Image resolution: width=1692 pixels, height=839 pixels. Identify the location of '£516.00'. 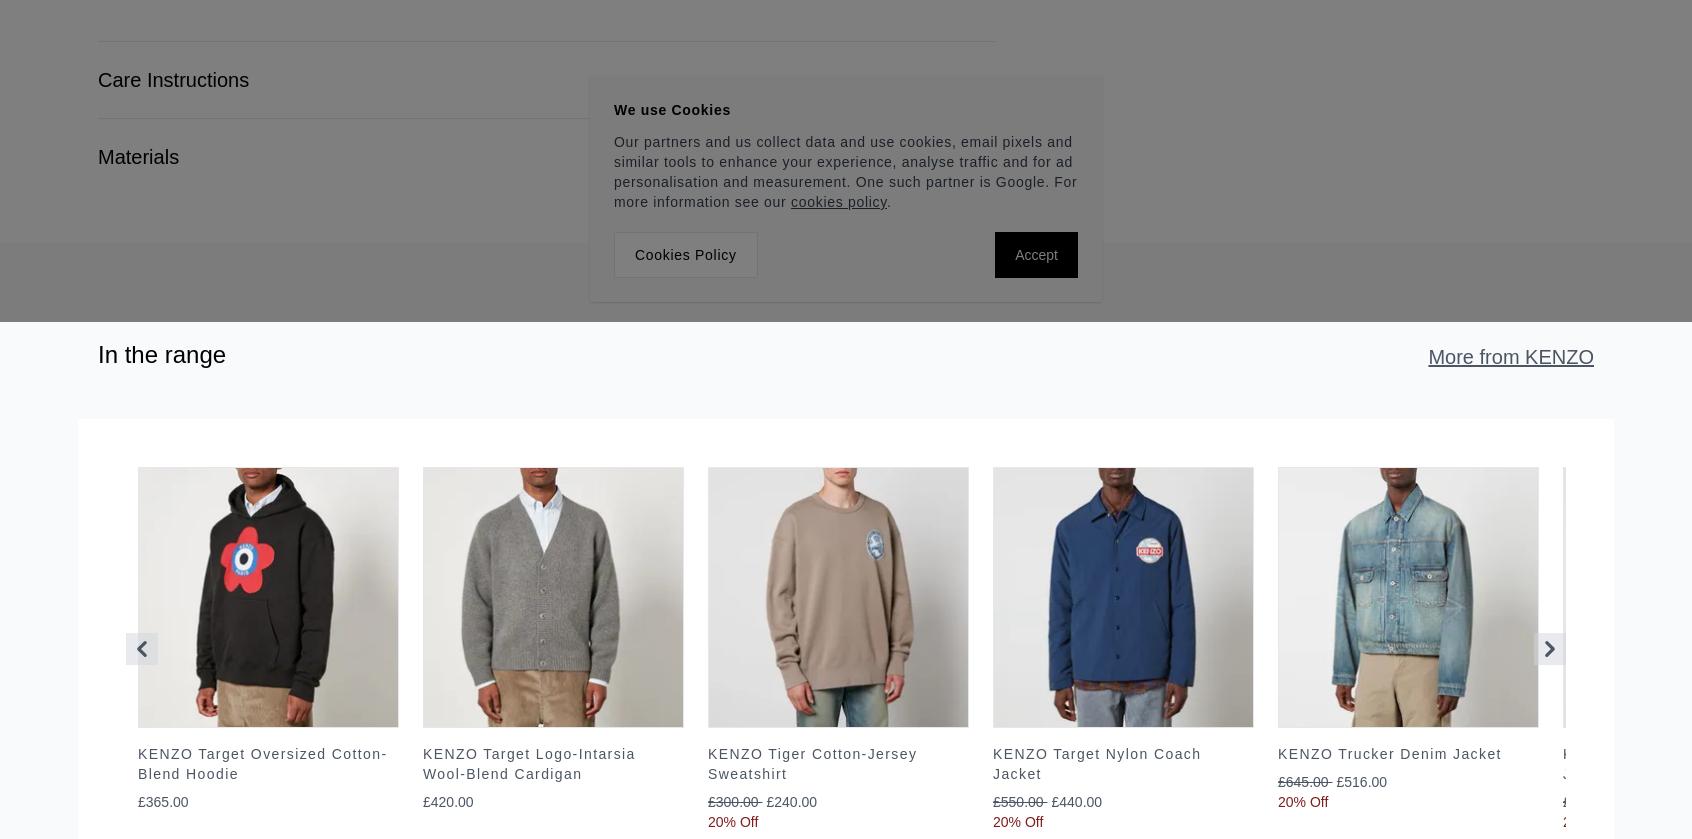
(1361, 780).